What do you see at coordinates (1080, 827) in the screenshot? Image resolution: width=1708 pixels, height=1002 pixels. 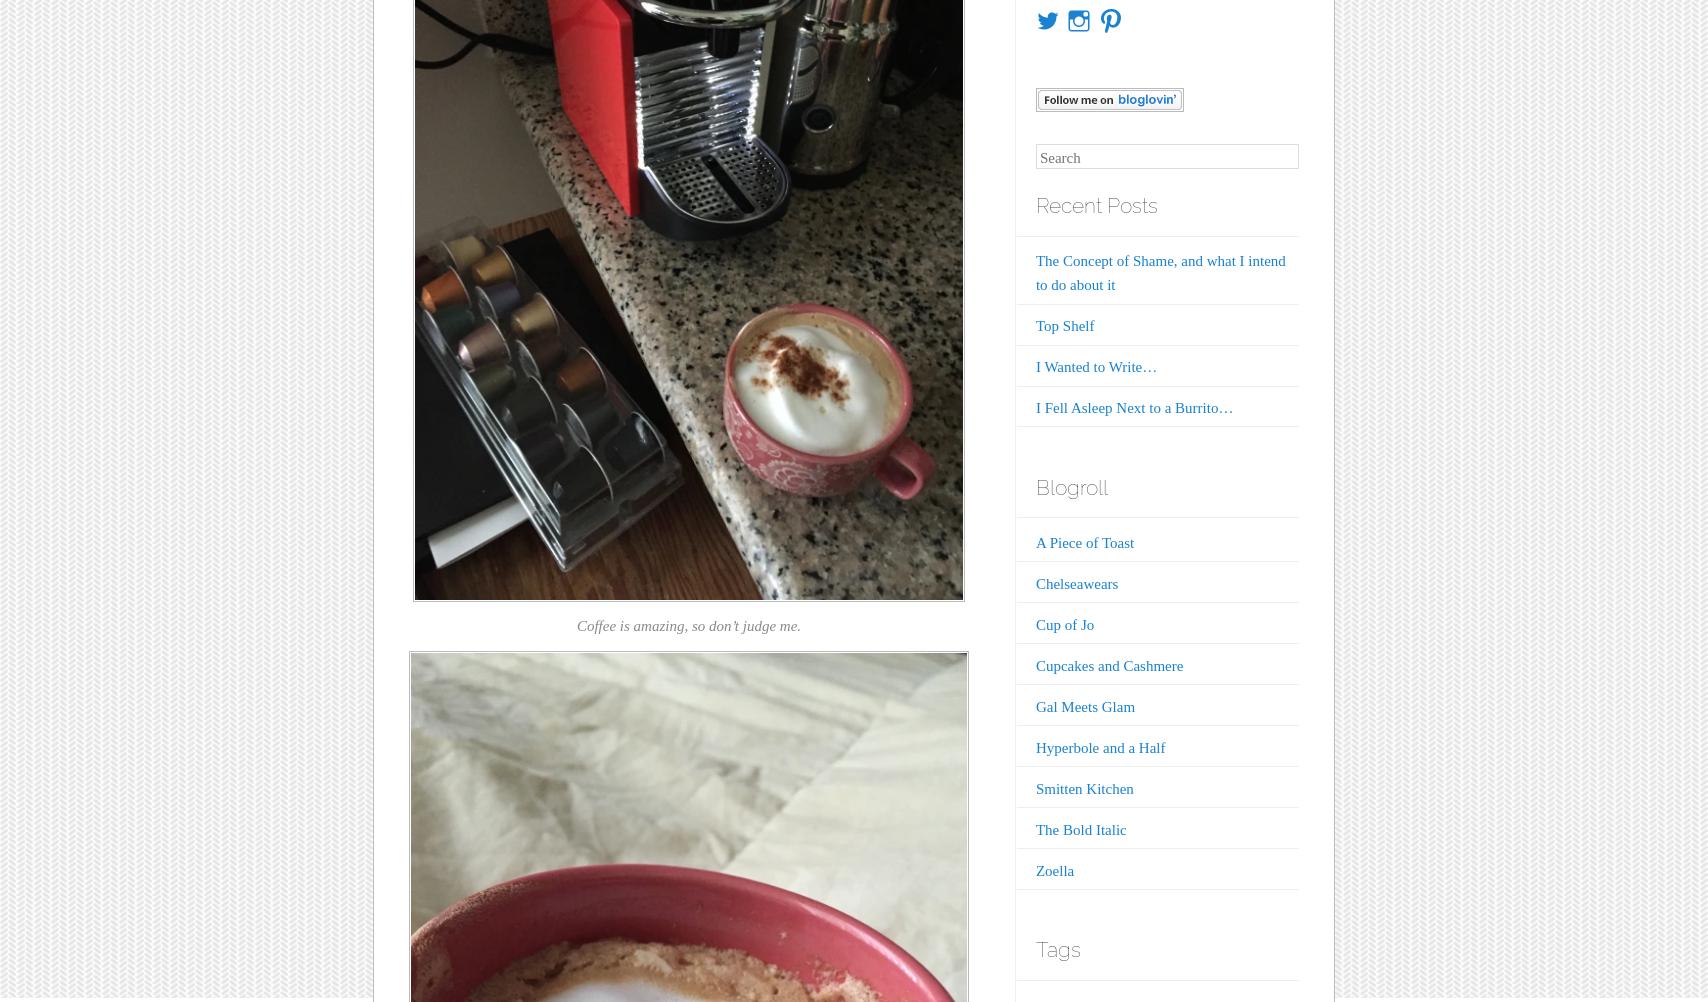 I see `'The Bold Italic'` at bounding box center [1080, 827].